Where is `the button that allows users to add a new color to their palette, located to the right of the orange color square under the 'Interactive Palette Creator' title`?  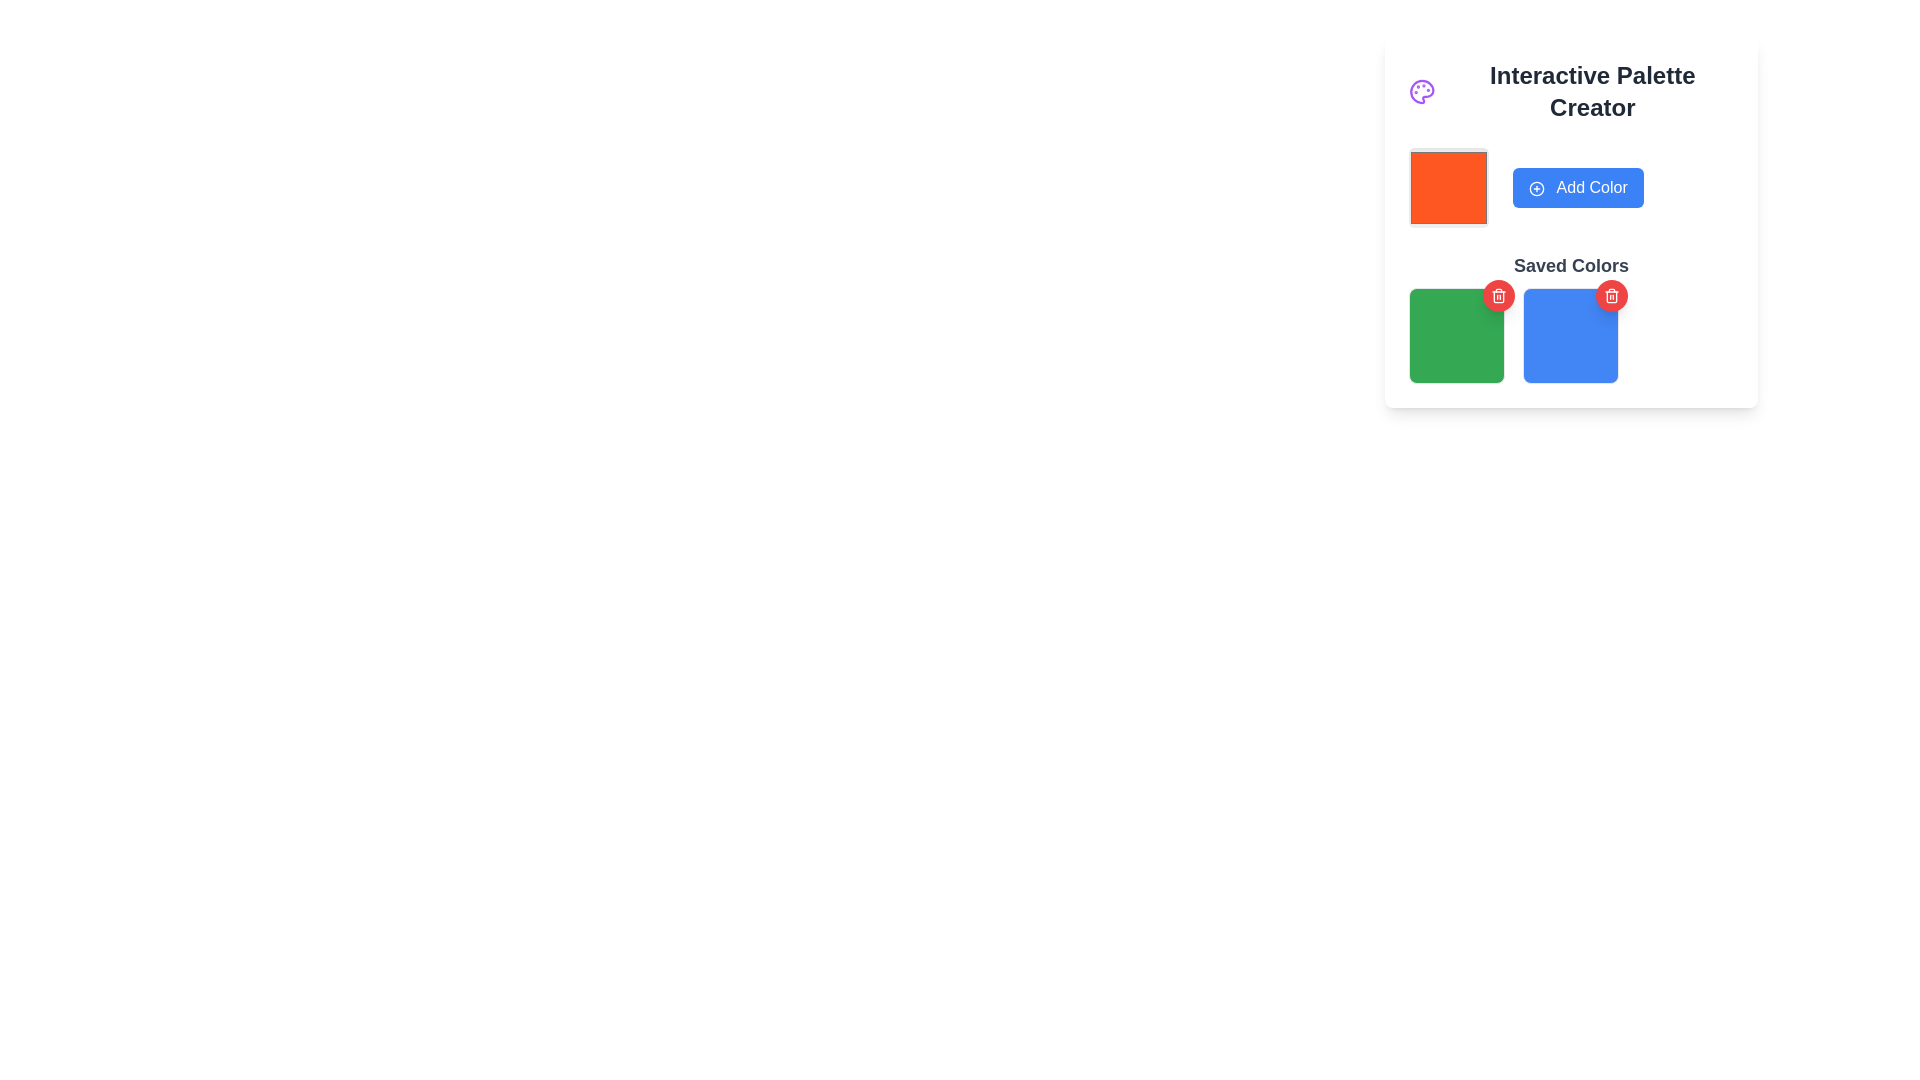
the button that allows users to add a new color to their palette, located to the right of the orange color square under the 'Interactive Palette Creator' title is located at coordinates (1577, 188).